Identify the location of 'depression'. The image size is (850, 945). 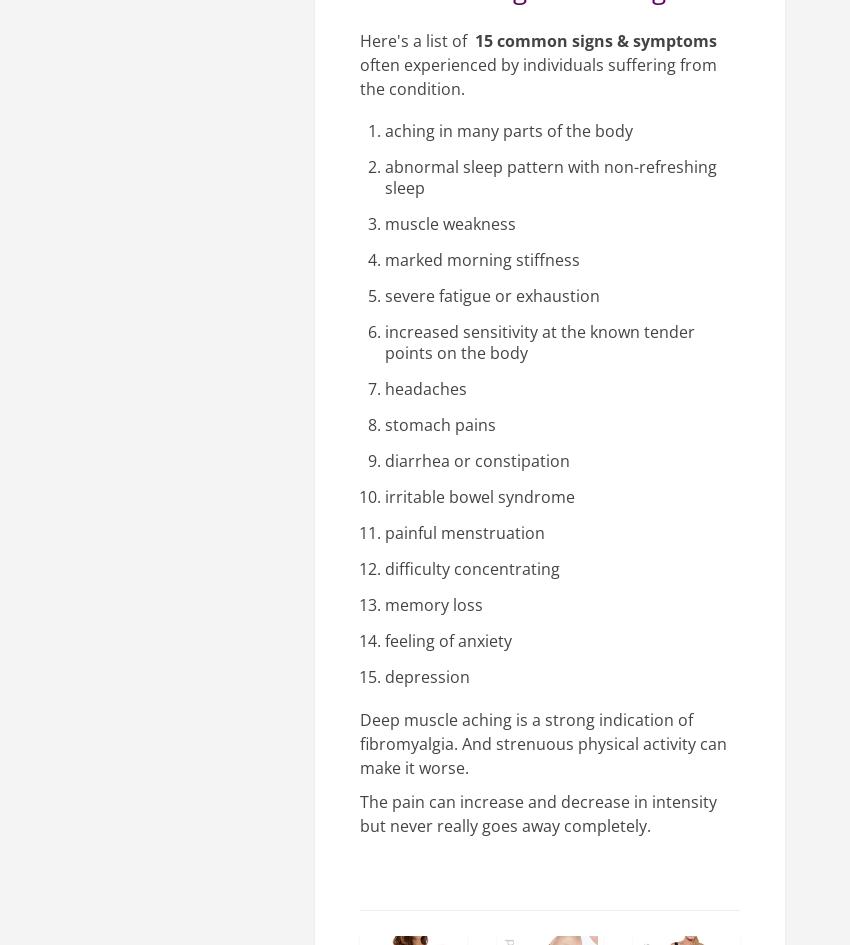
(384, 676).